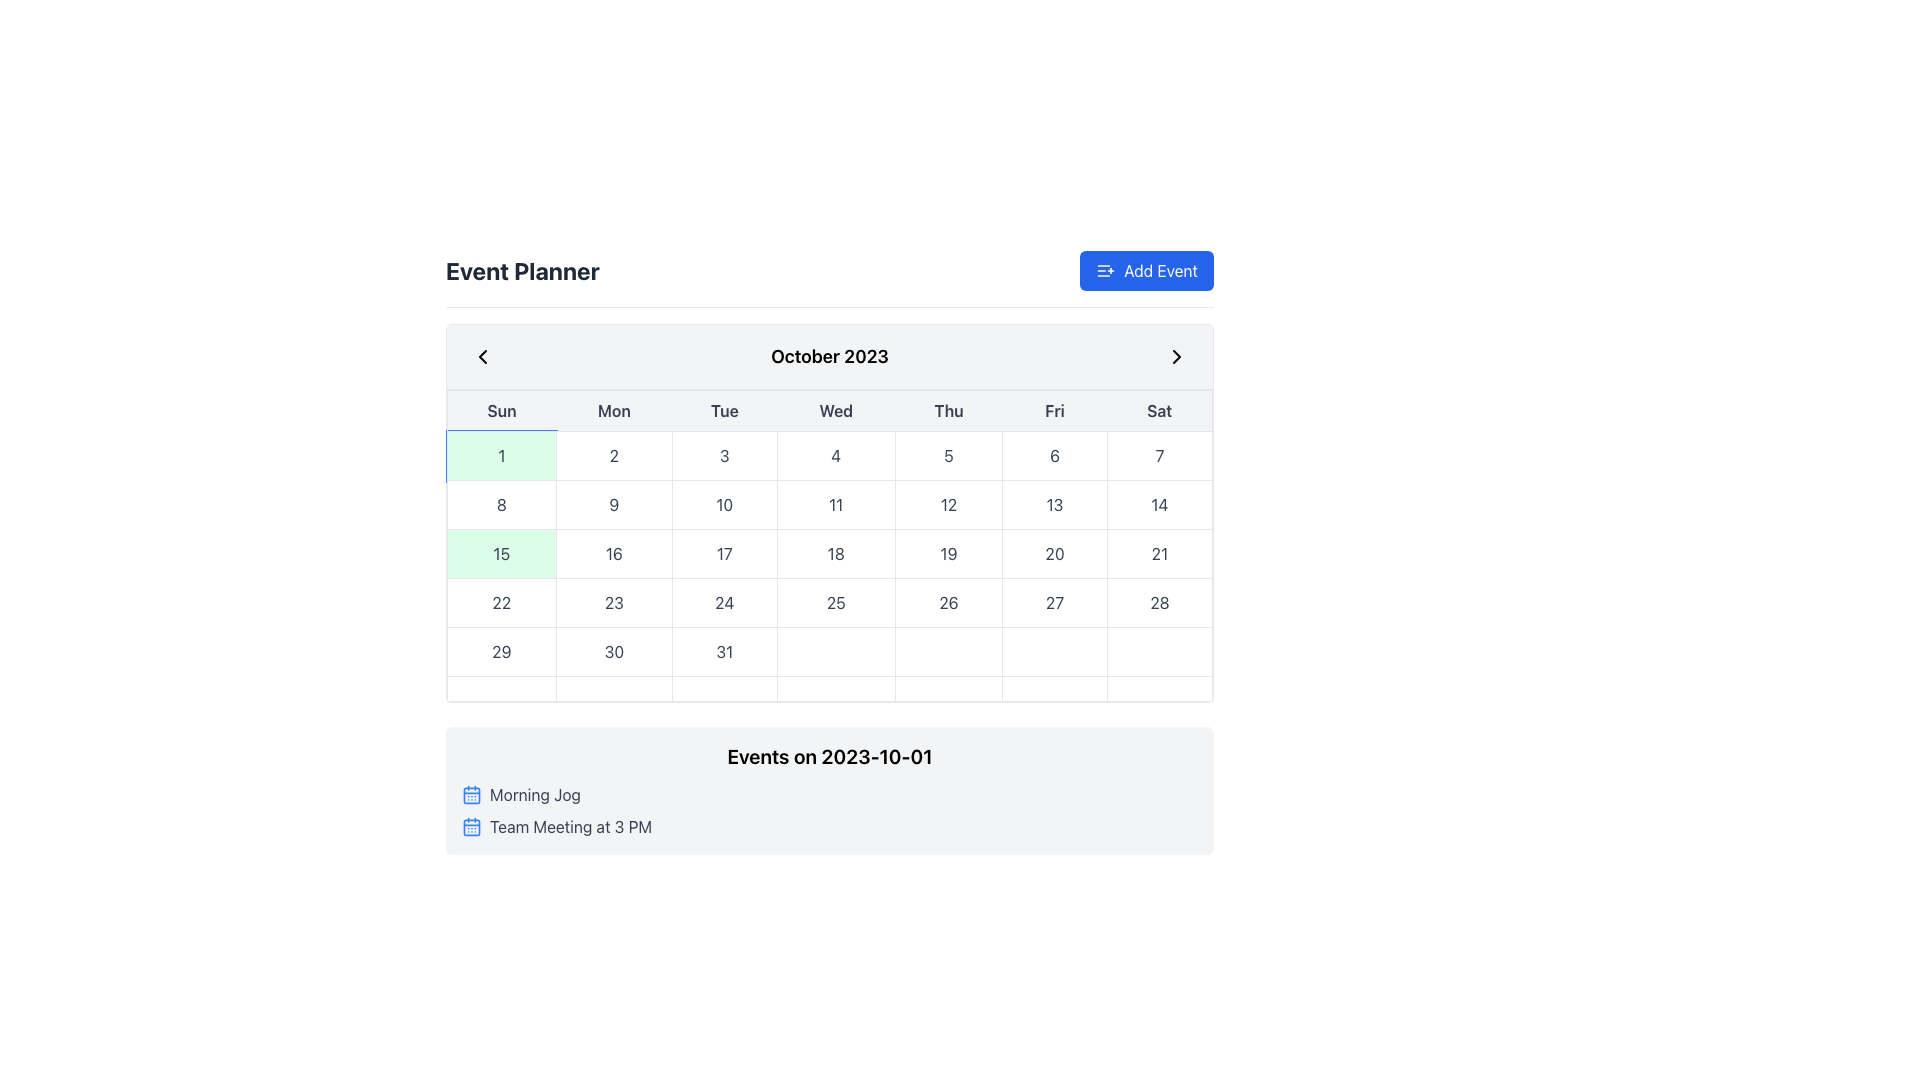  Describe the element at coordinates (535, 793) in the screenshot. I see `the text label 'Morning Jog' which is styled in gray and associated with a calendar icon, located in the event list below the monthly calendar view` at that location.